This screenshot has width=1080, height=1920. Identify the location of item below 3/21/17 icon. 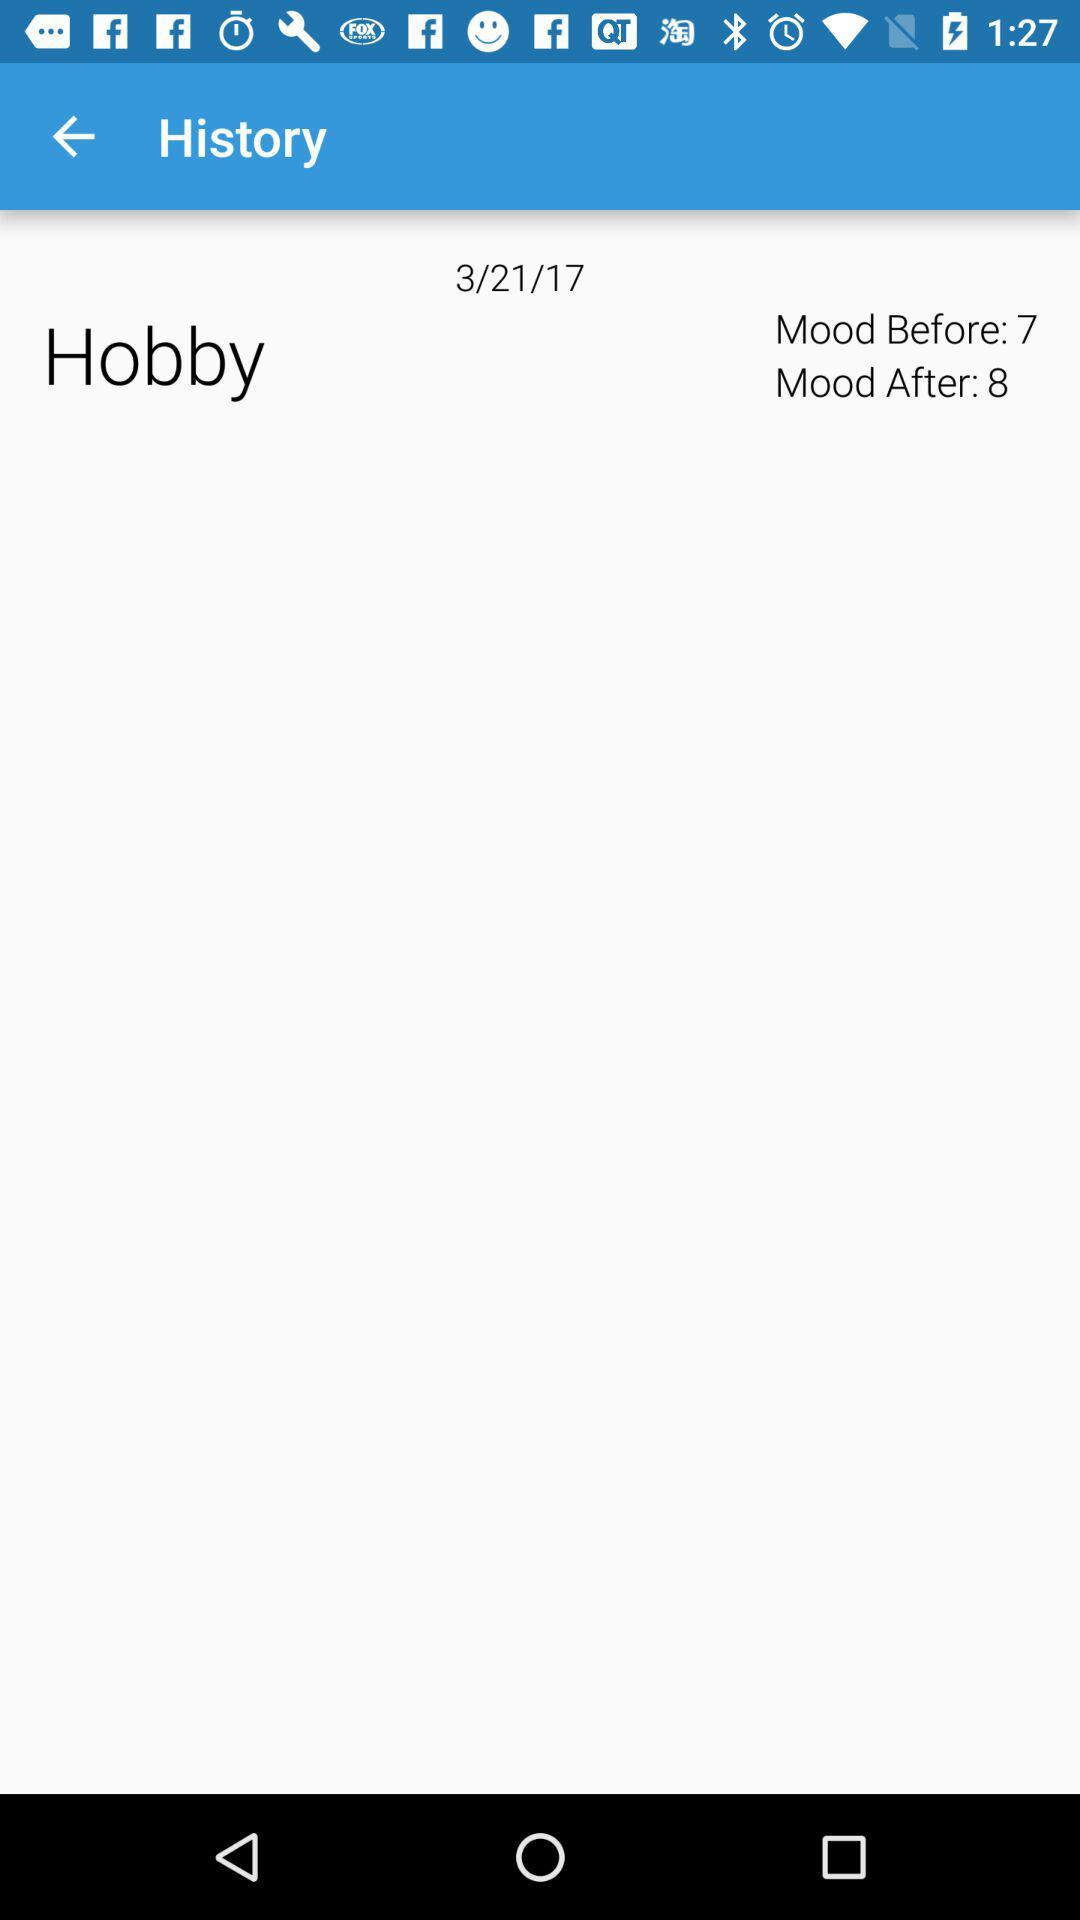
(401, 354).